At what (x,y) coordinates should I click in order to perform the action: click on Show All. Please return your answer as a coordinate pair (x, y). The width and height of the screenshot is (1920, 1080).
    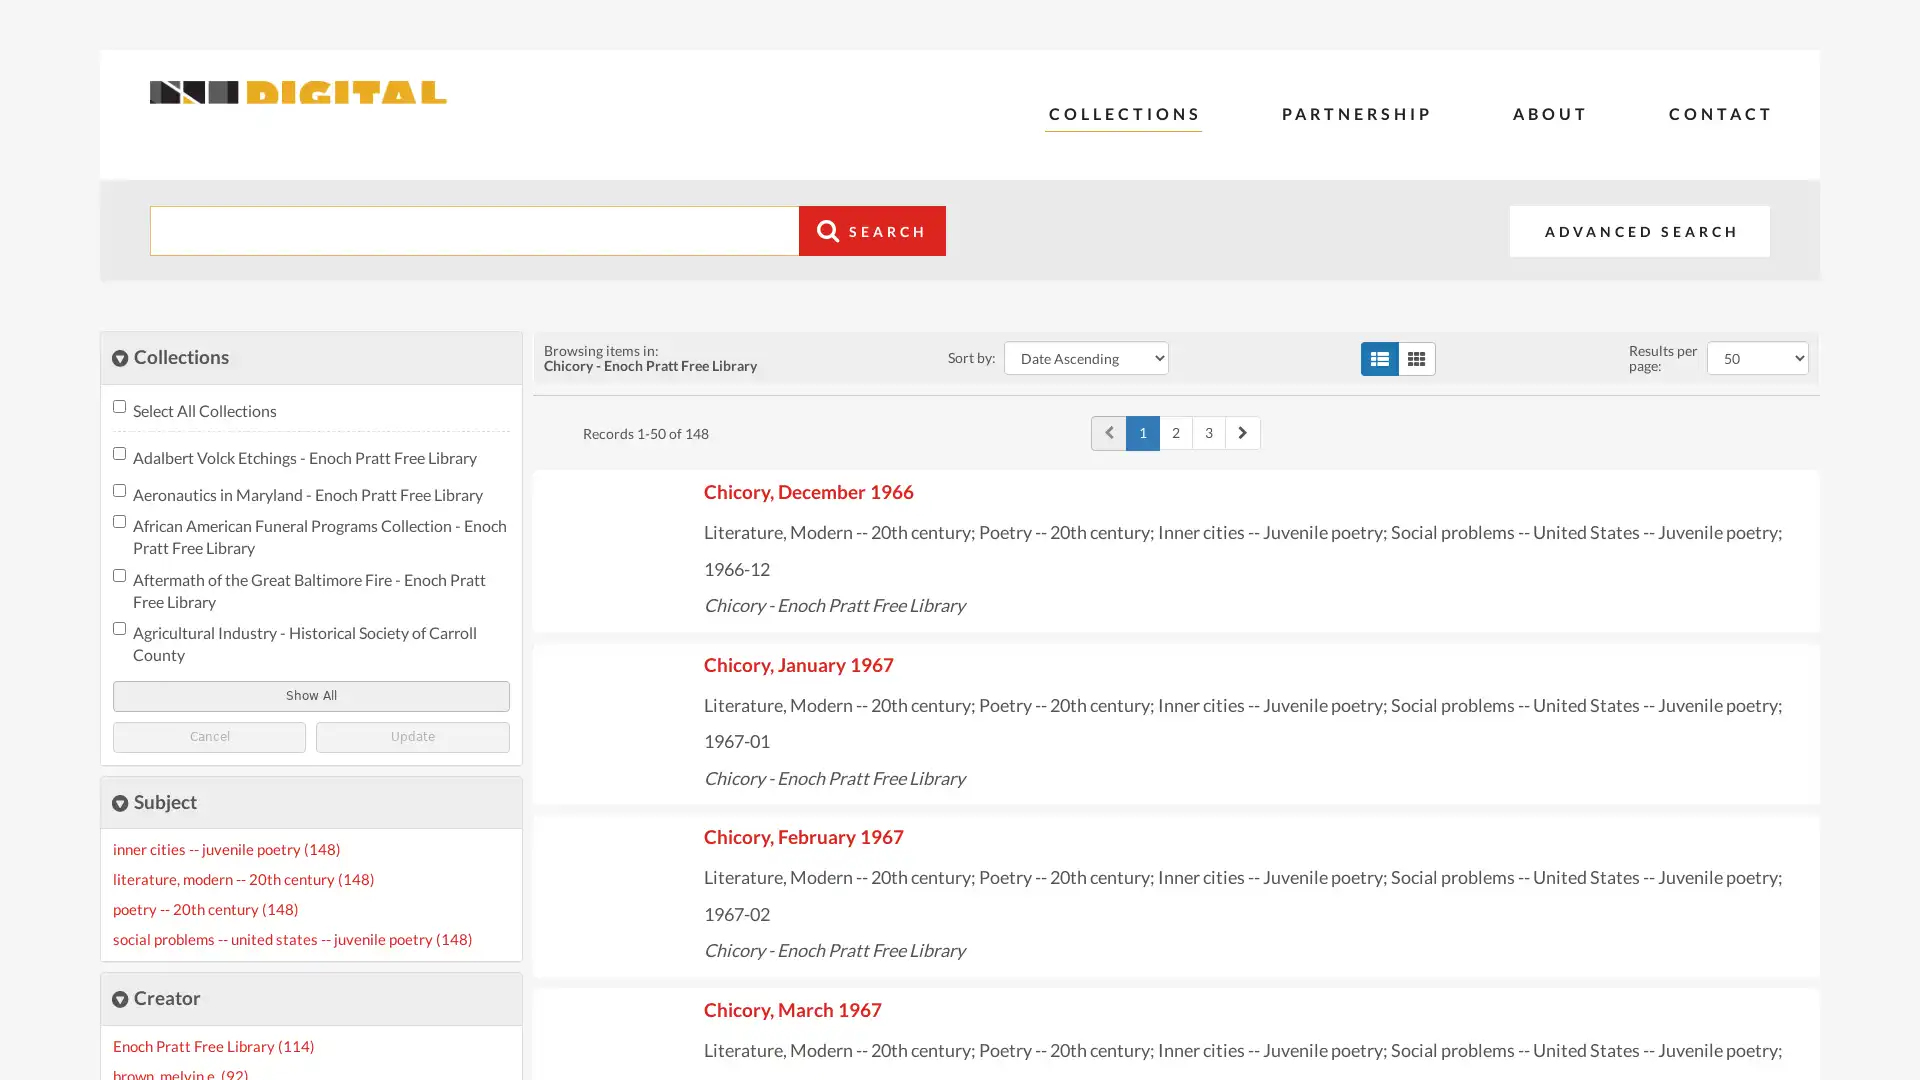
    Looking at the image, I should click on (310, 694).